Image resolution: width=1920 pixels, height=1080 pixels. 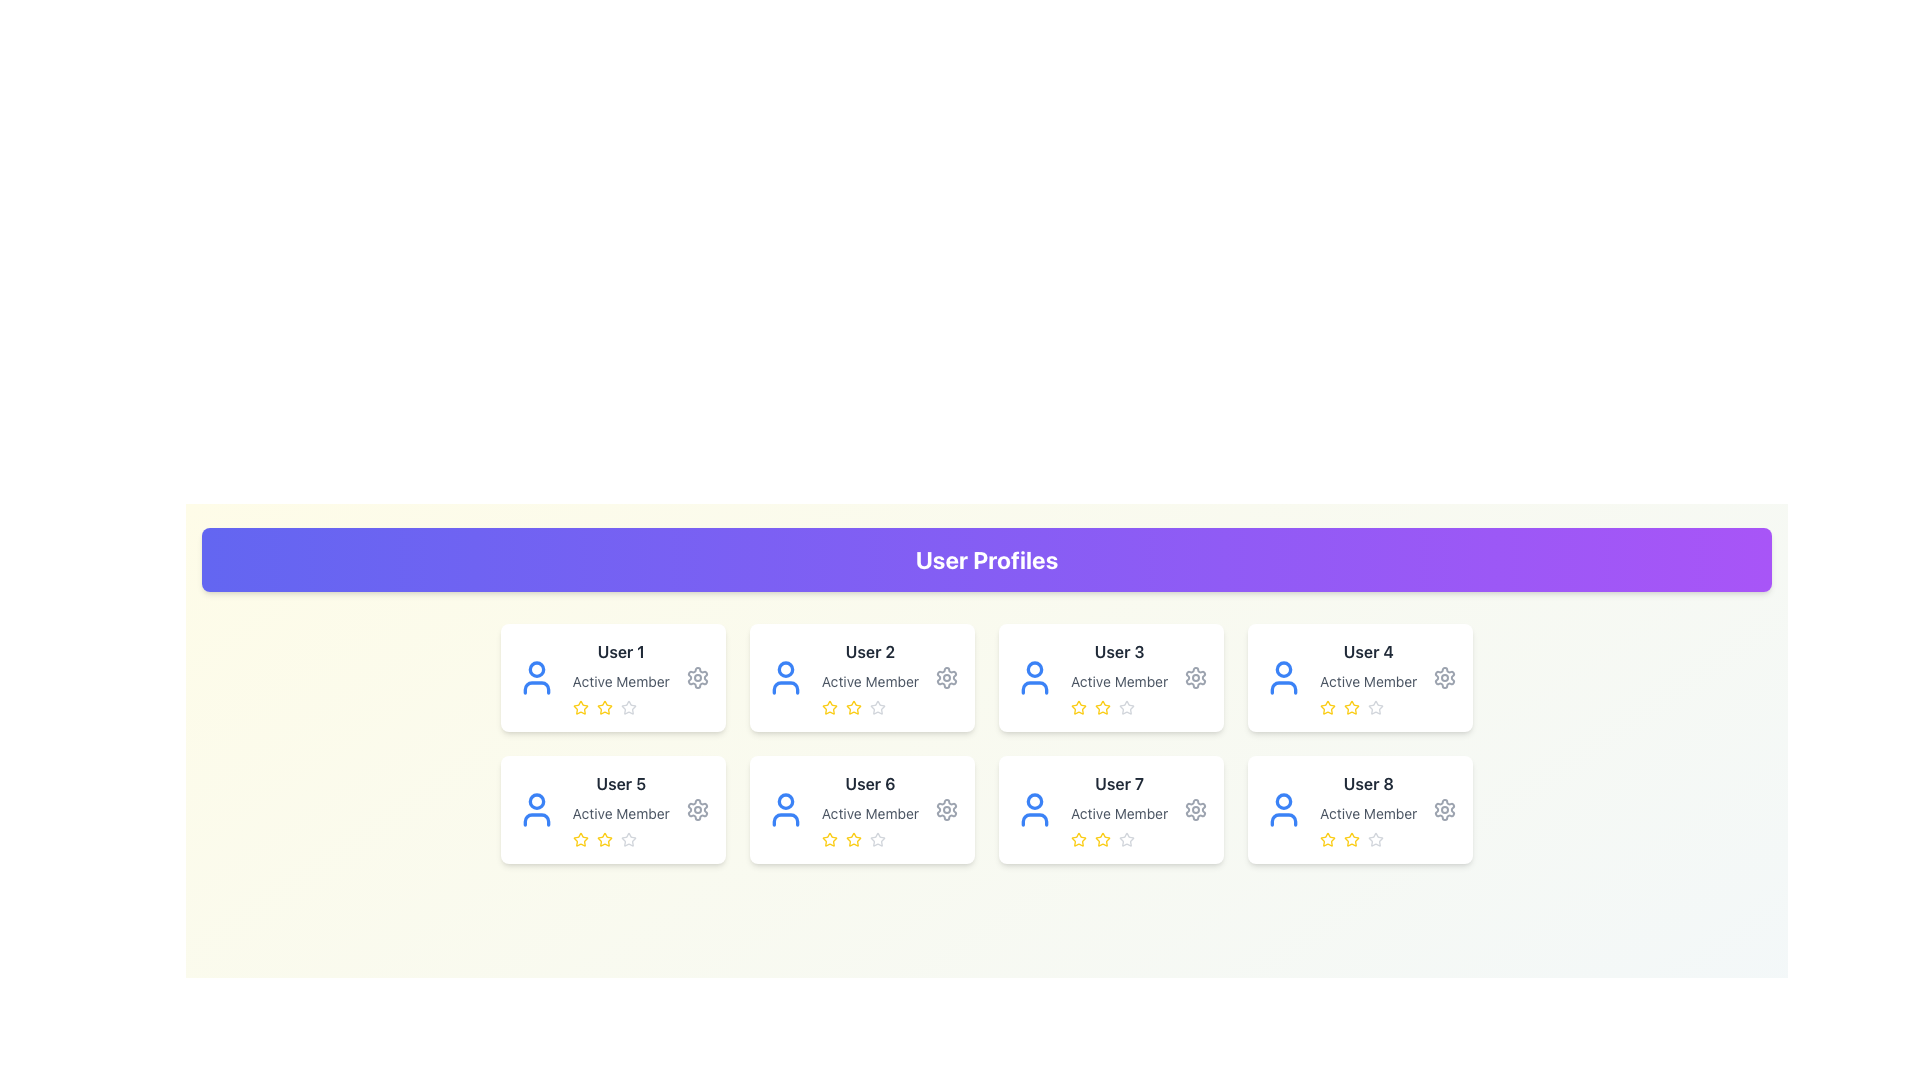 What do you see at coordinates (945, 810) in the screenshot?
I see `the small circular settings icon styled as a gear located in the top-right corner of the 'User 6' card in the 'User Profiles' section` at bounding box center [945, 810].